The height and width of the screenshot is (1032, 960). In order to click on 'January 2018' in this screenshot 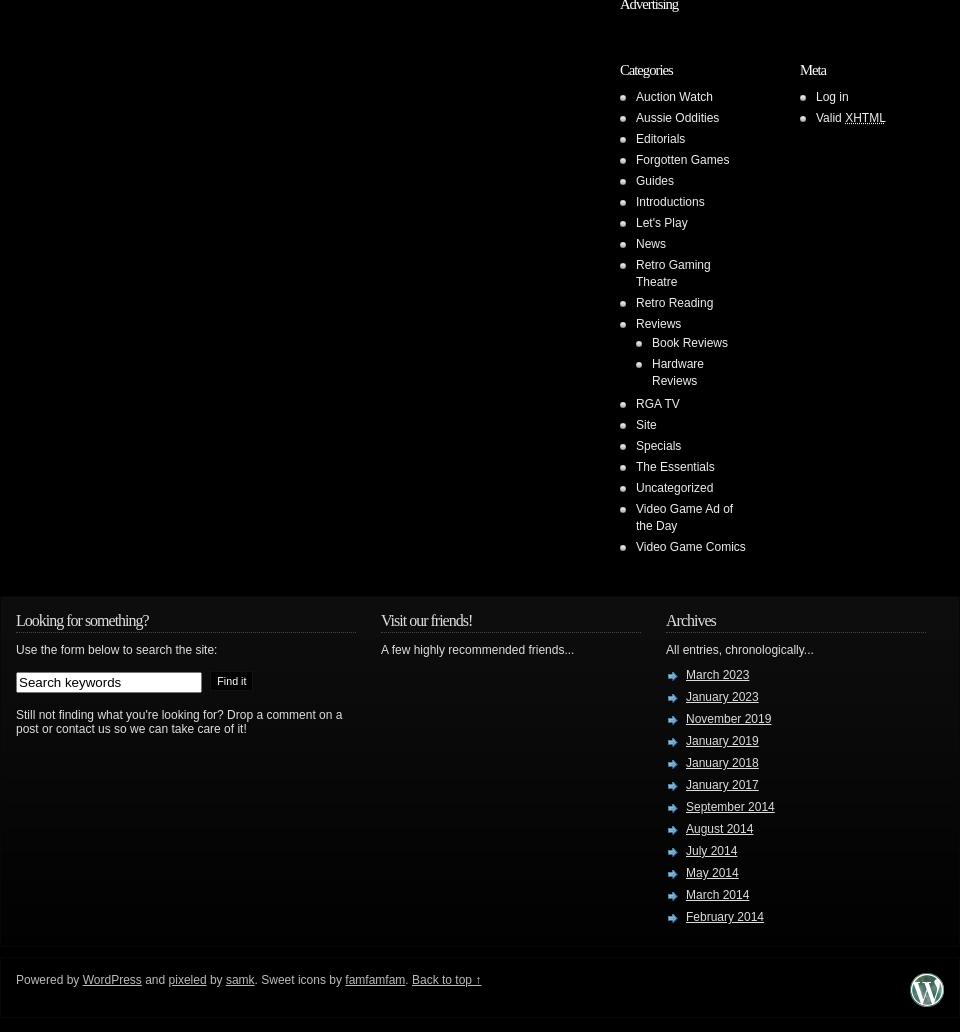, I will do `click(686, 761)`.